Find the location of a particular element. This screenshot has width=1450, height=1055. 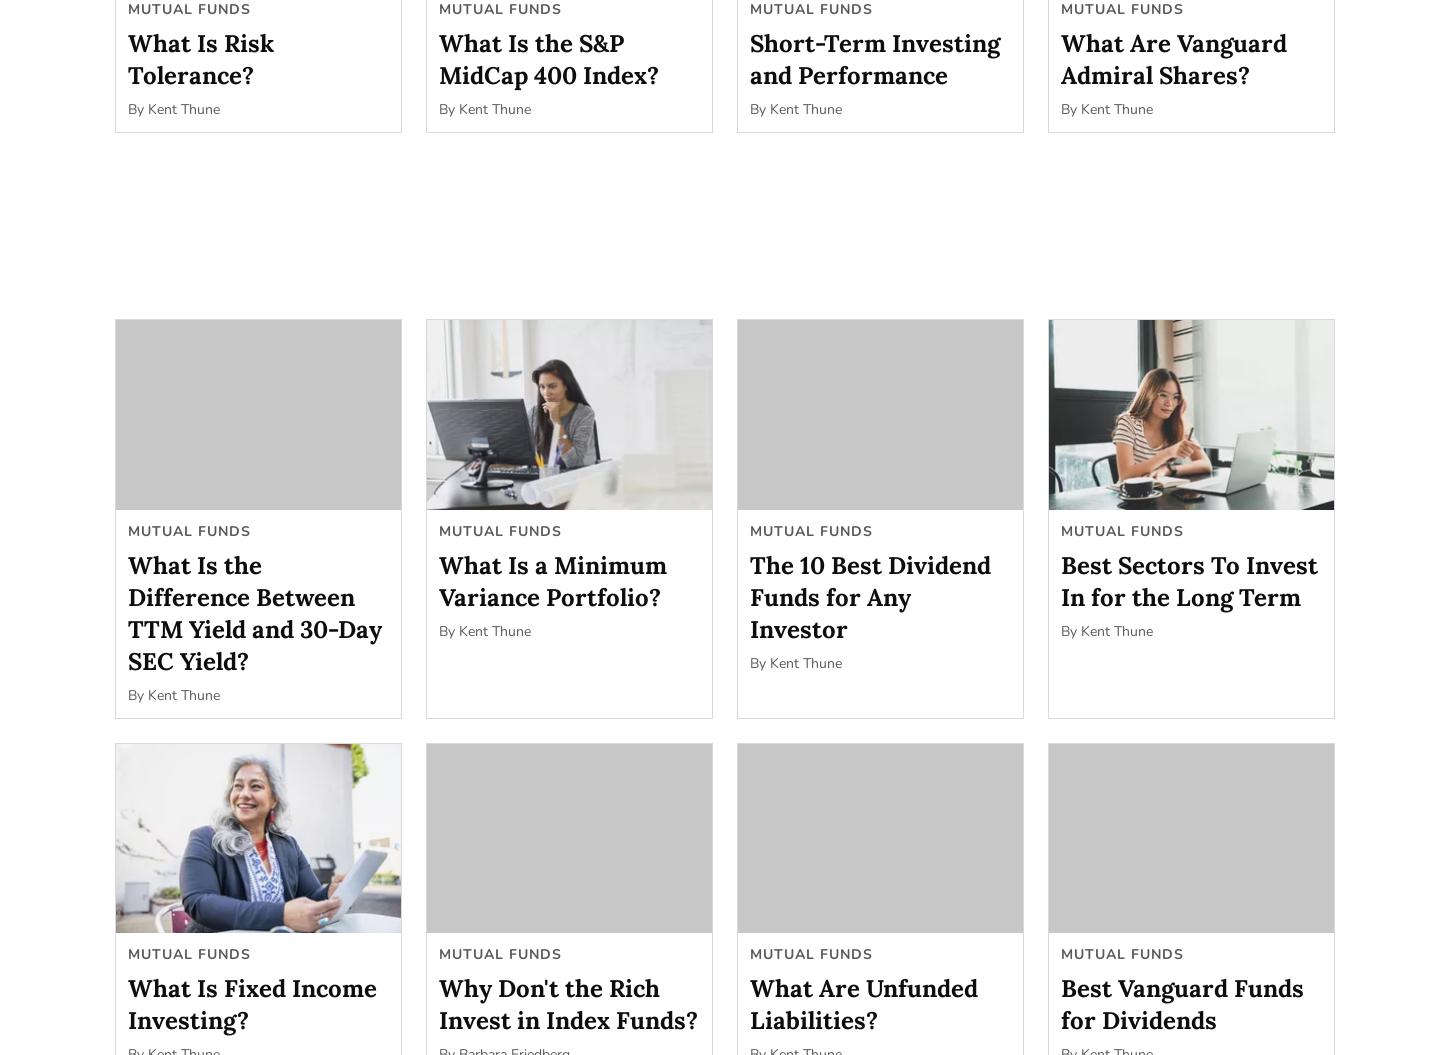

'What Is the S&P MidCap 400 Index?' is located at coordinates (548, 58).